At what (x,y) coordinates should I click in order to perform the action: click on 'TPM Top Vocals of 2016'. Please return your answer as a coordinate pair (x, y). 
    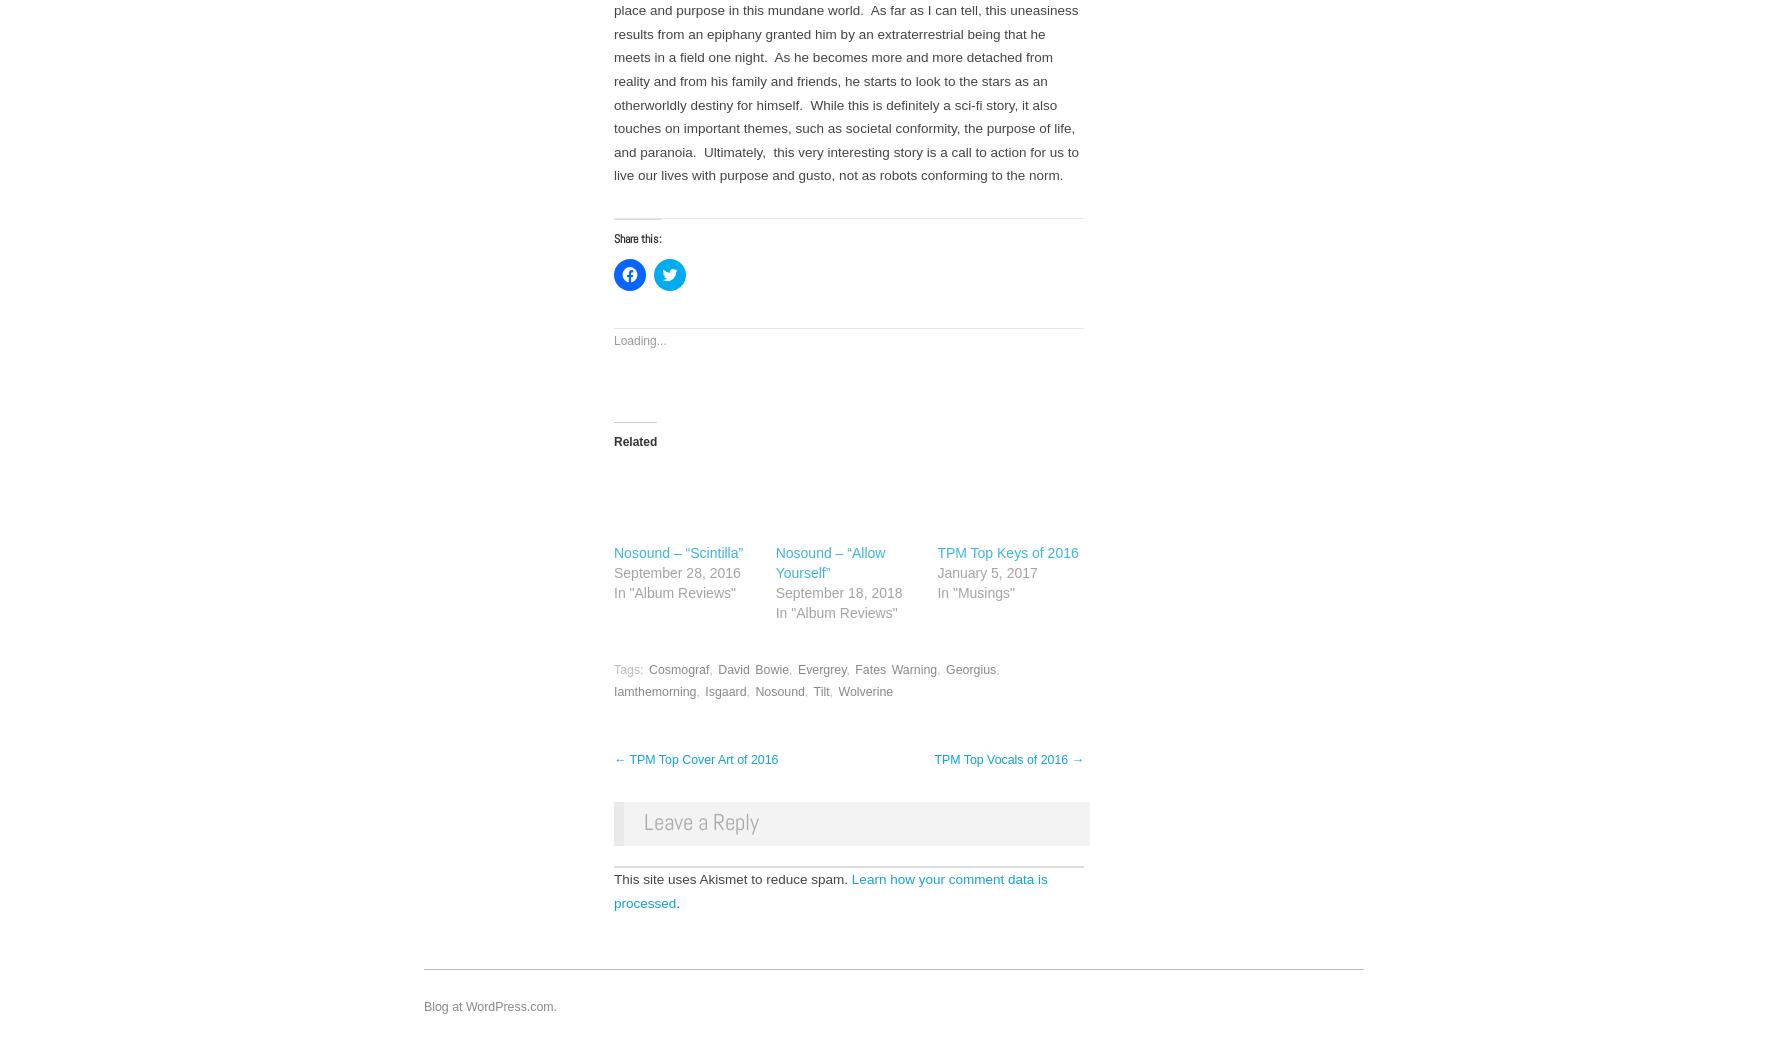
    Looking at the image, I should click on (1002, 758).